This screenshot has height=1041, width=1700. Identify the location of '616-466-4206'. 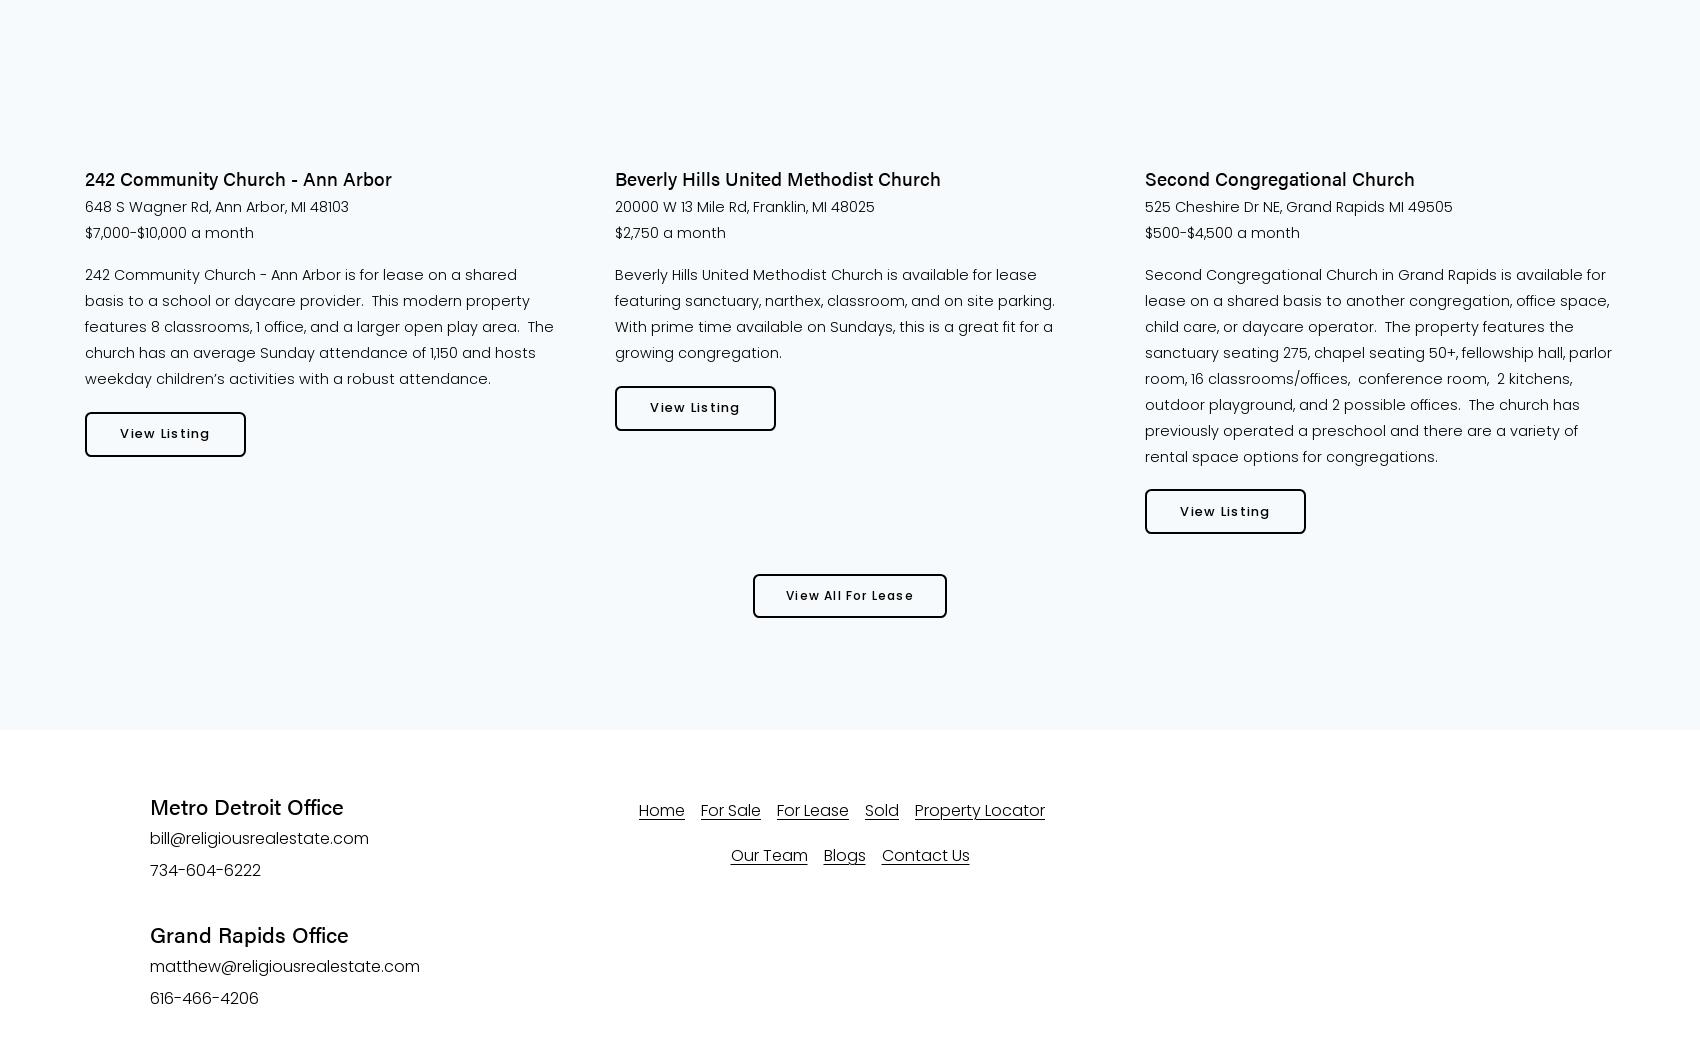
(148, 997).